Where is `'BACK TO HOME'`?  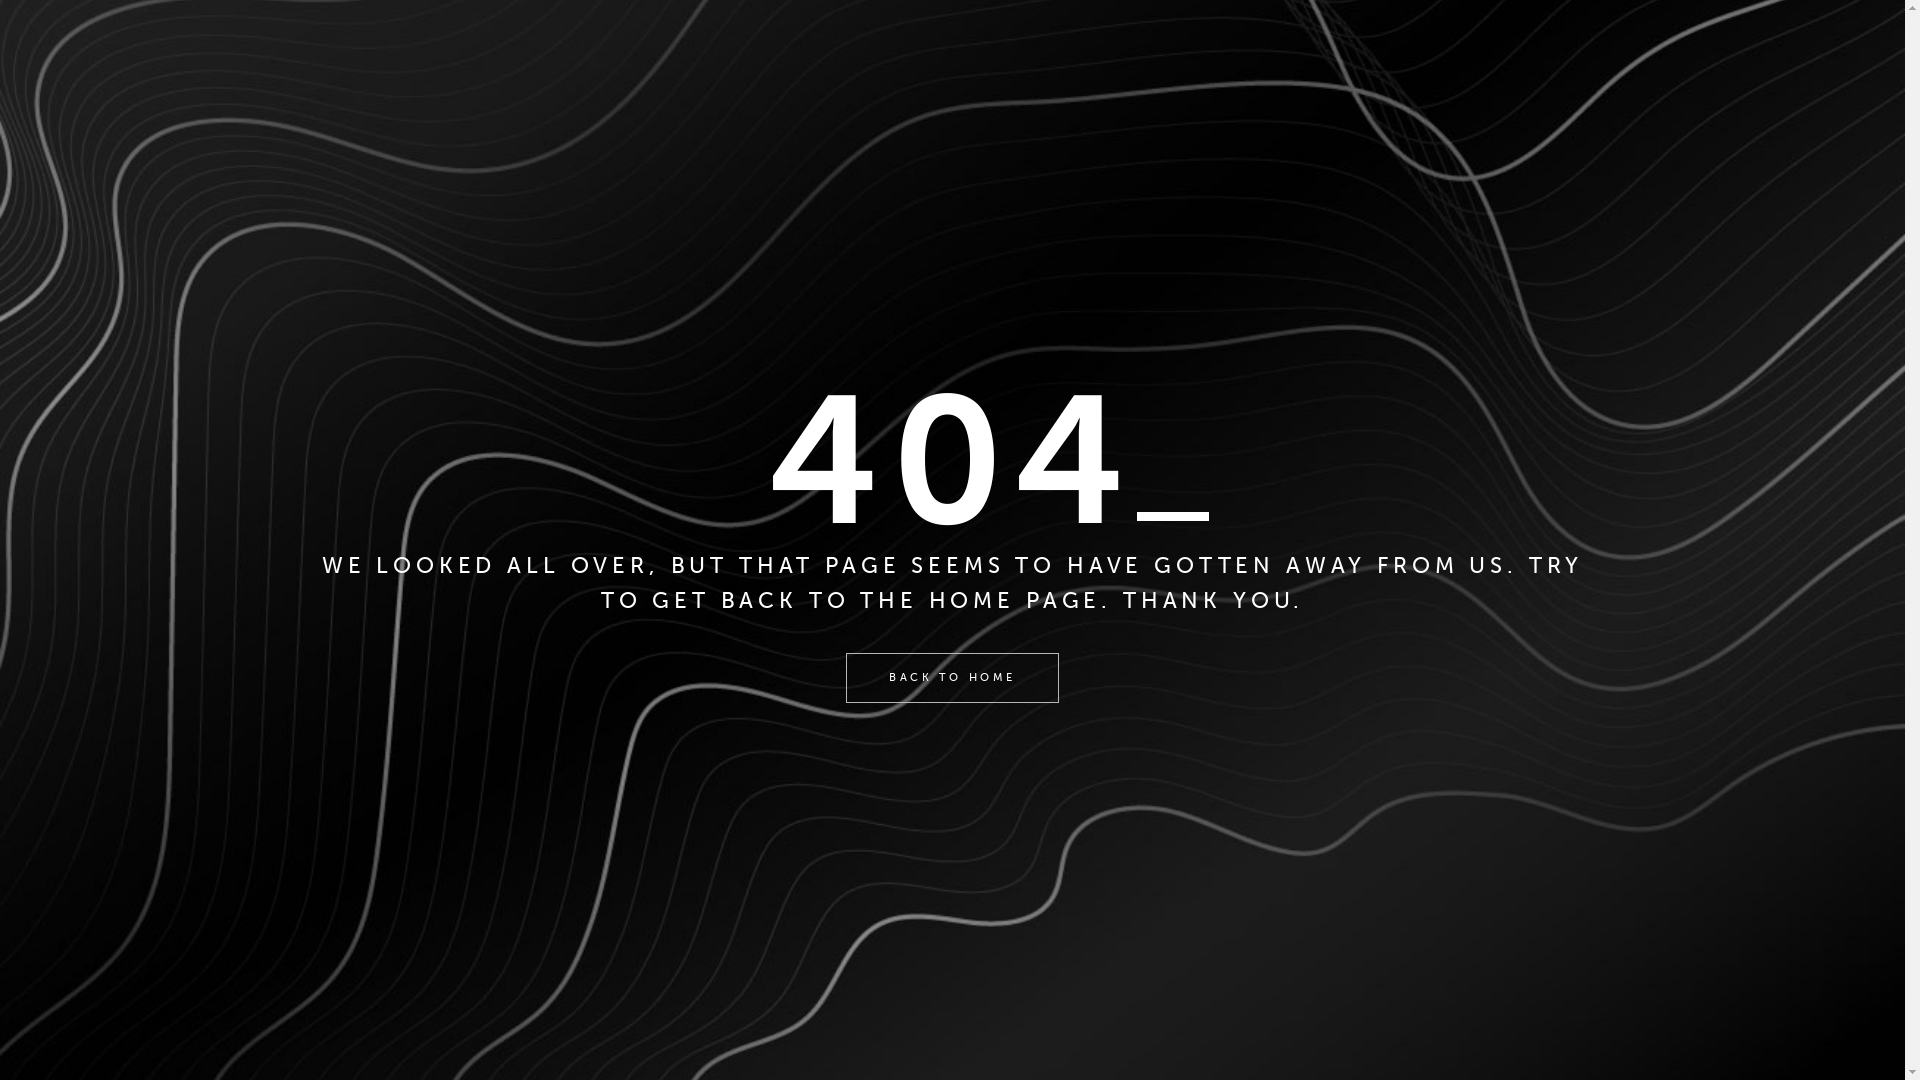 'BACK TO HOME' is located at coordinates (845, 677).